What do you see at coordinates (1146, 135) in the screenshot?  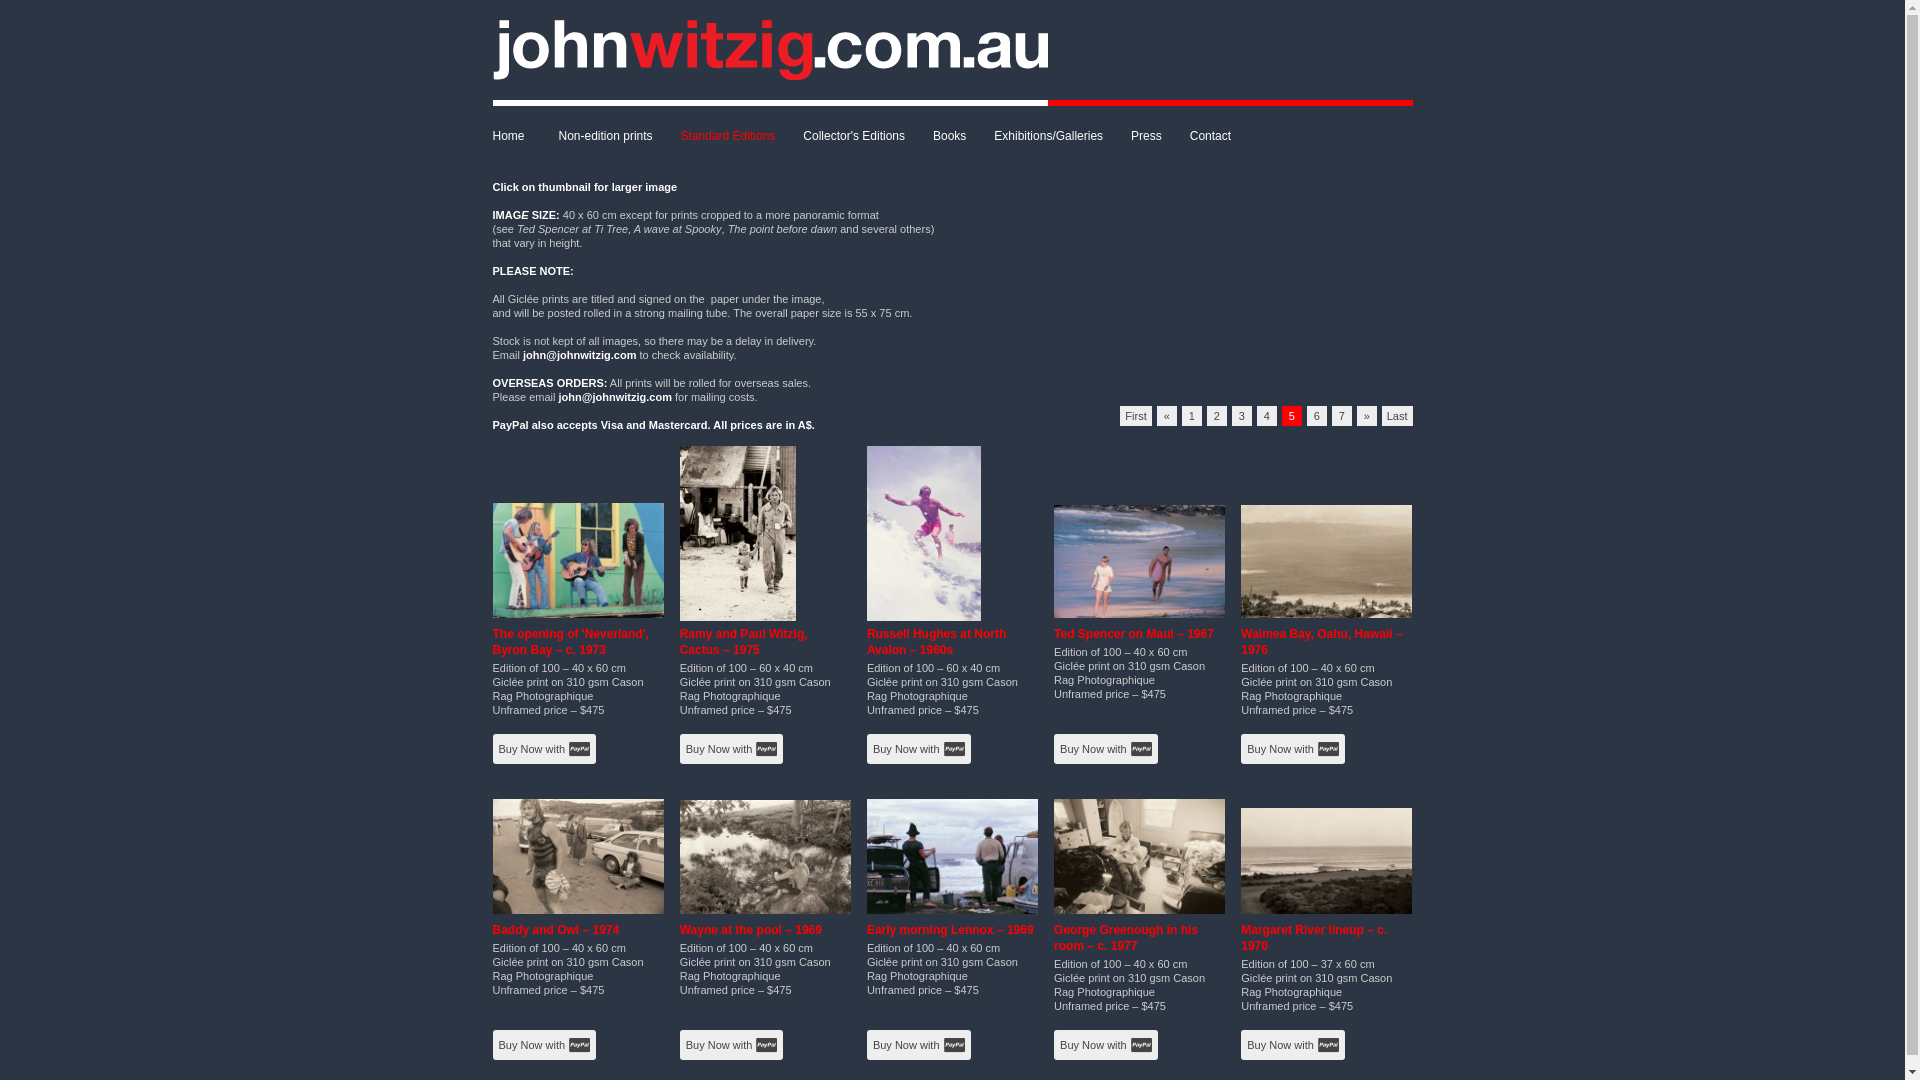 I see `'Press'` at bounding box center [1146, 135].